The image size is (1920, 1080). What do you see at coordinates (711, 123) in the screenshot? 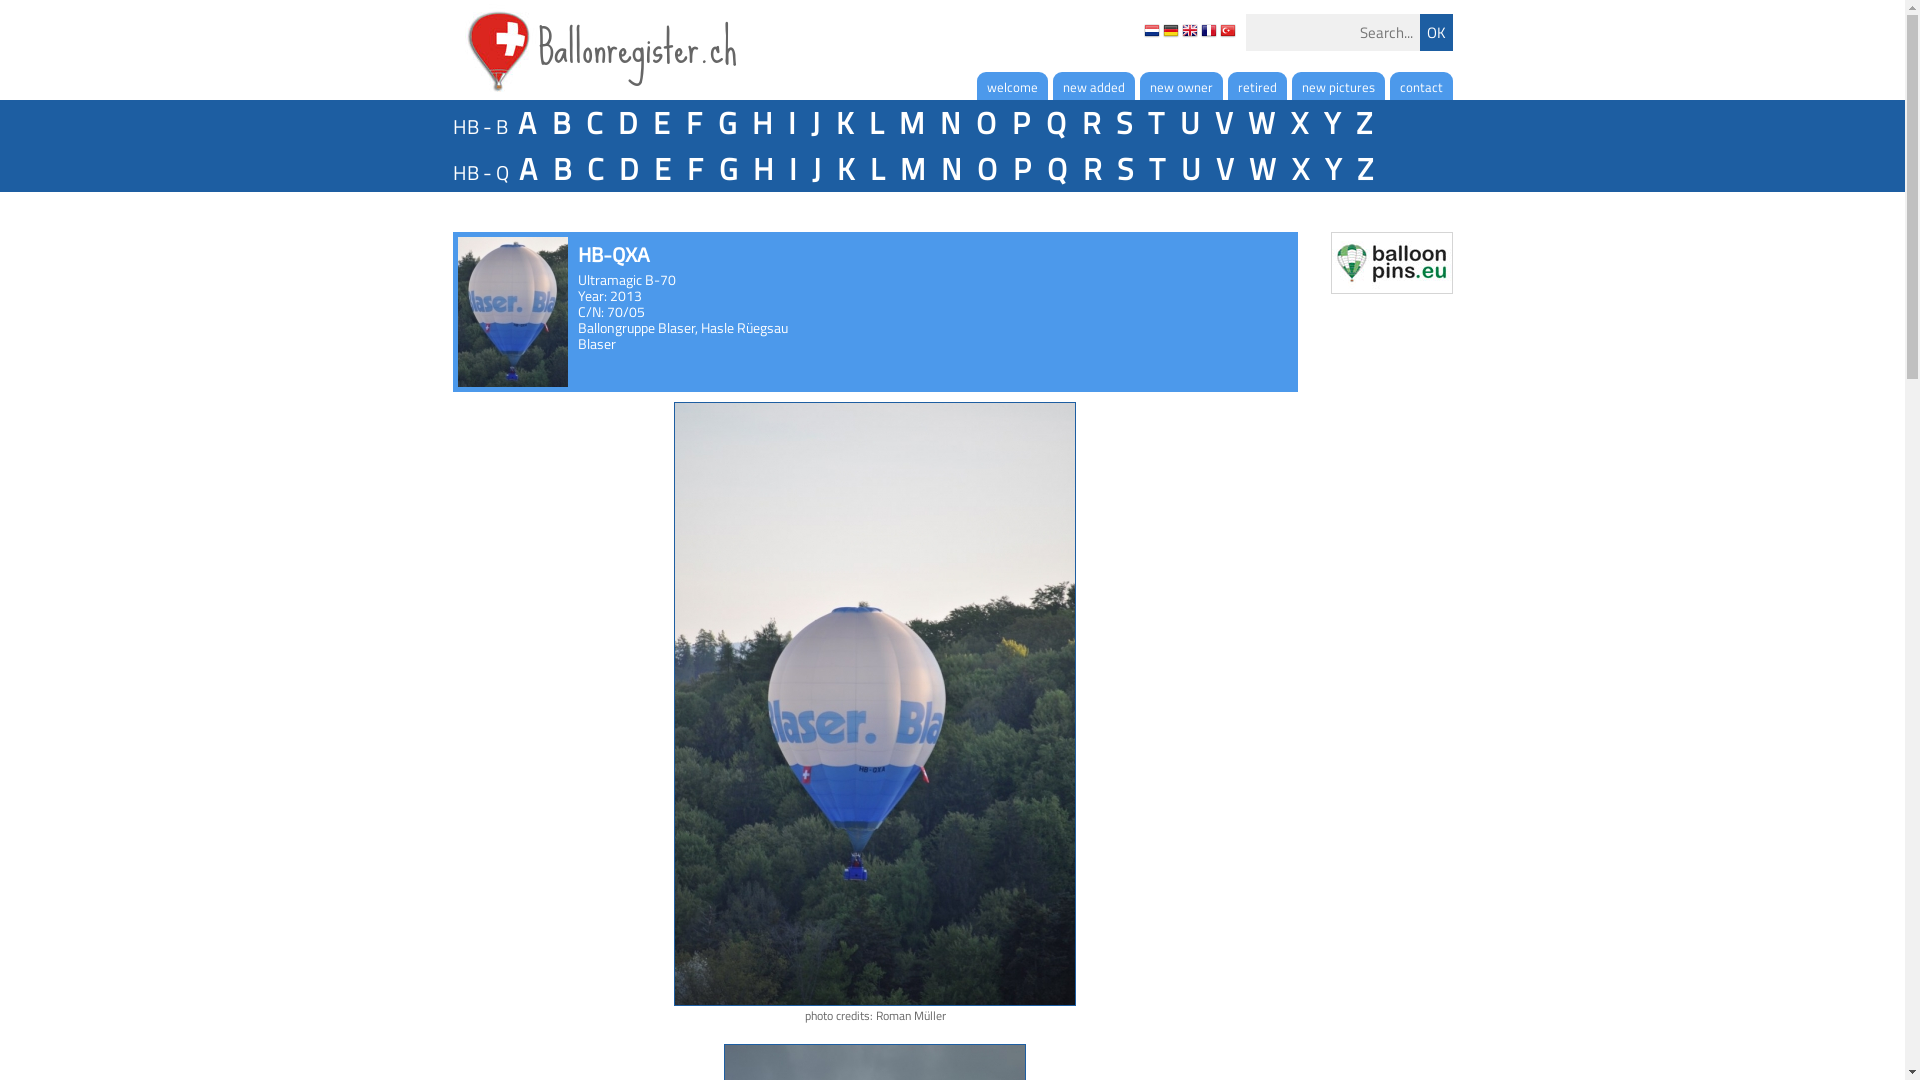
I see `'G'` at bounding box center [711, 123].